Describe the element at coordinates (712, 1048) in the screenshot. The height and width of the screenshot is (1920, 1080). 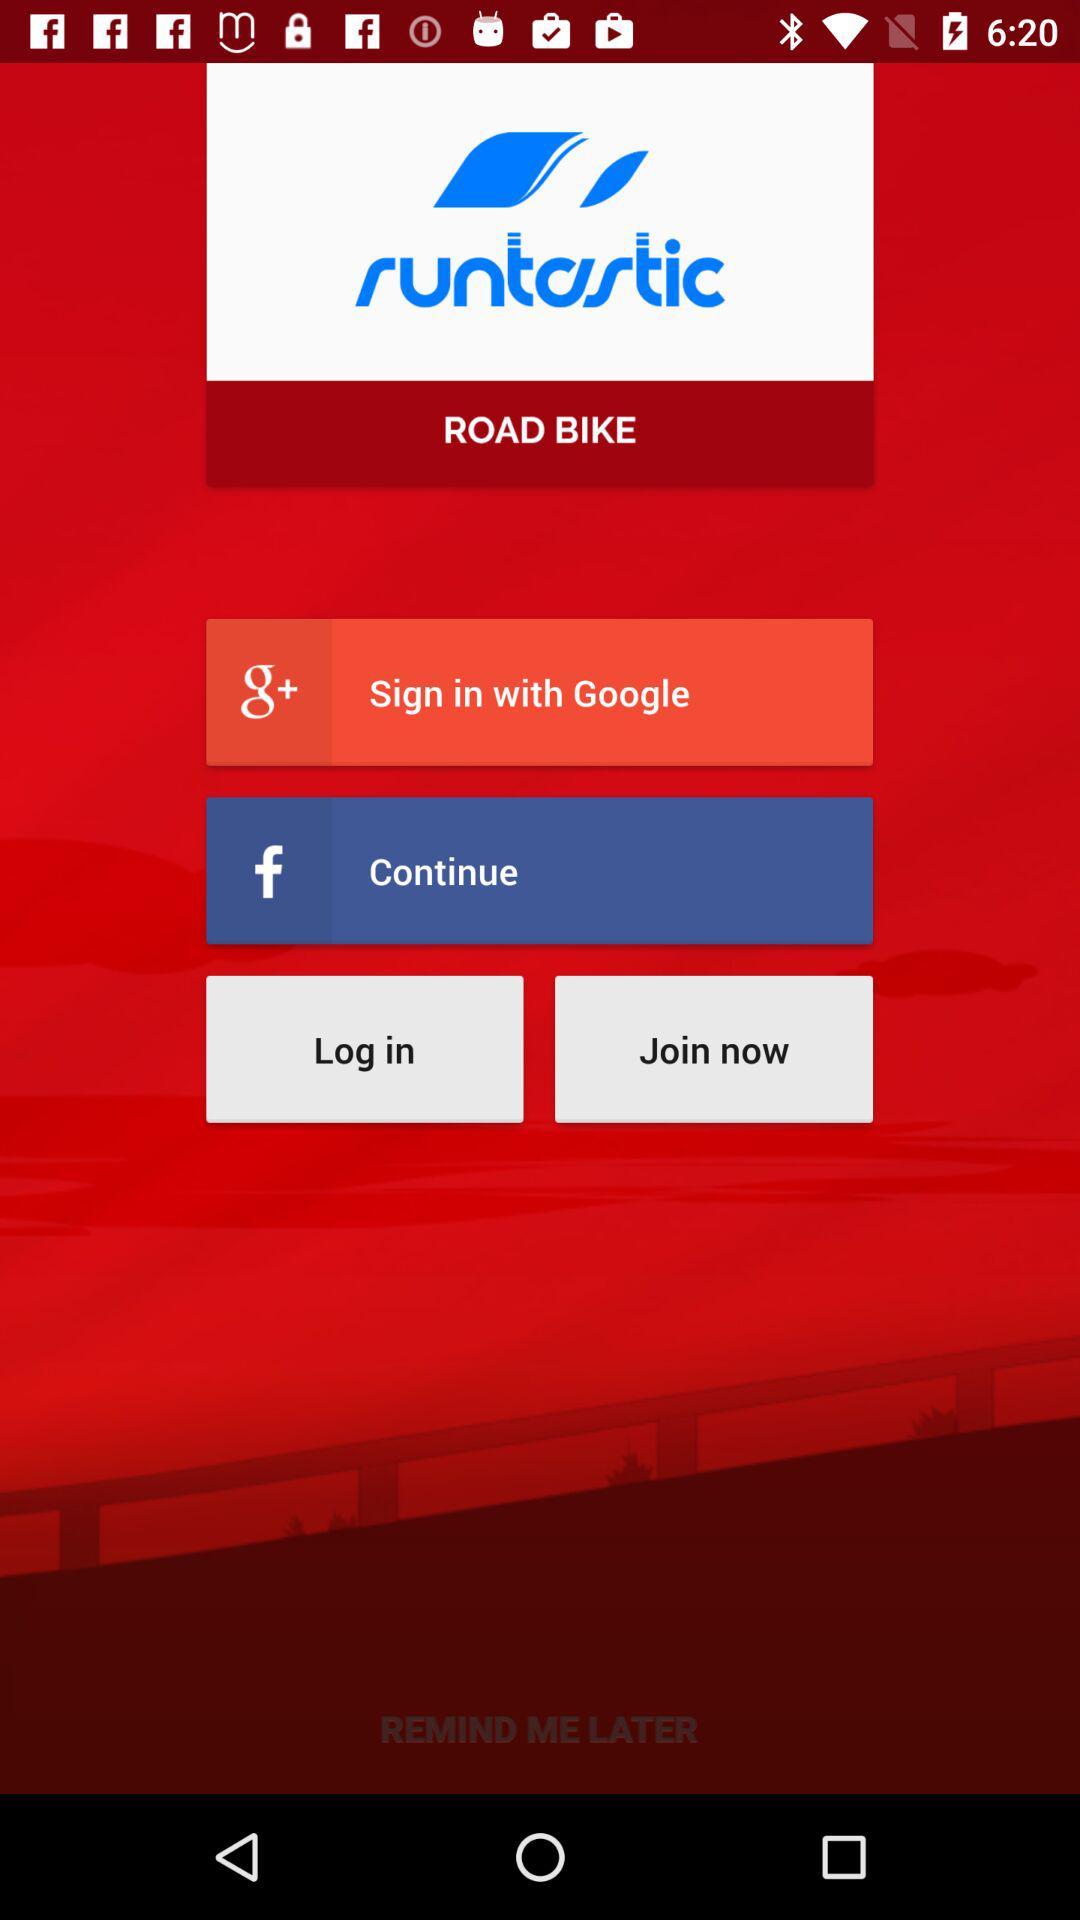
I see `the item below the continue` at that location.